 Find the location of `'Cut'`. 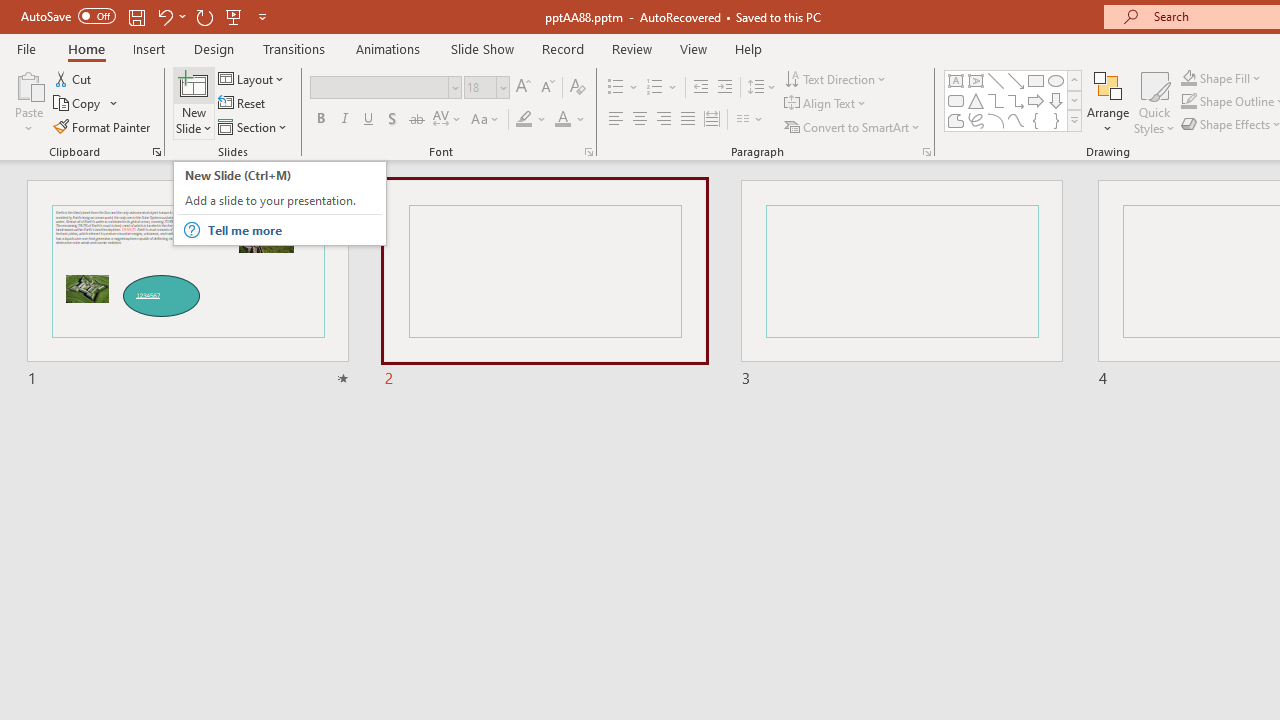

'Cut' is located at coordinates (74, 78).